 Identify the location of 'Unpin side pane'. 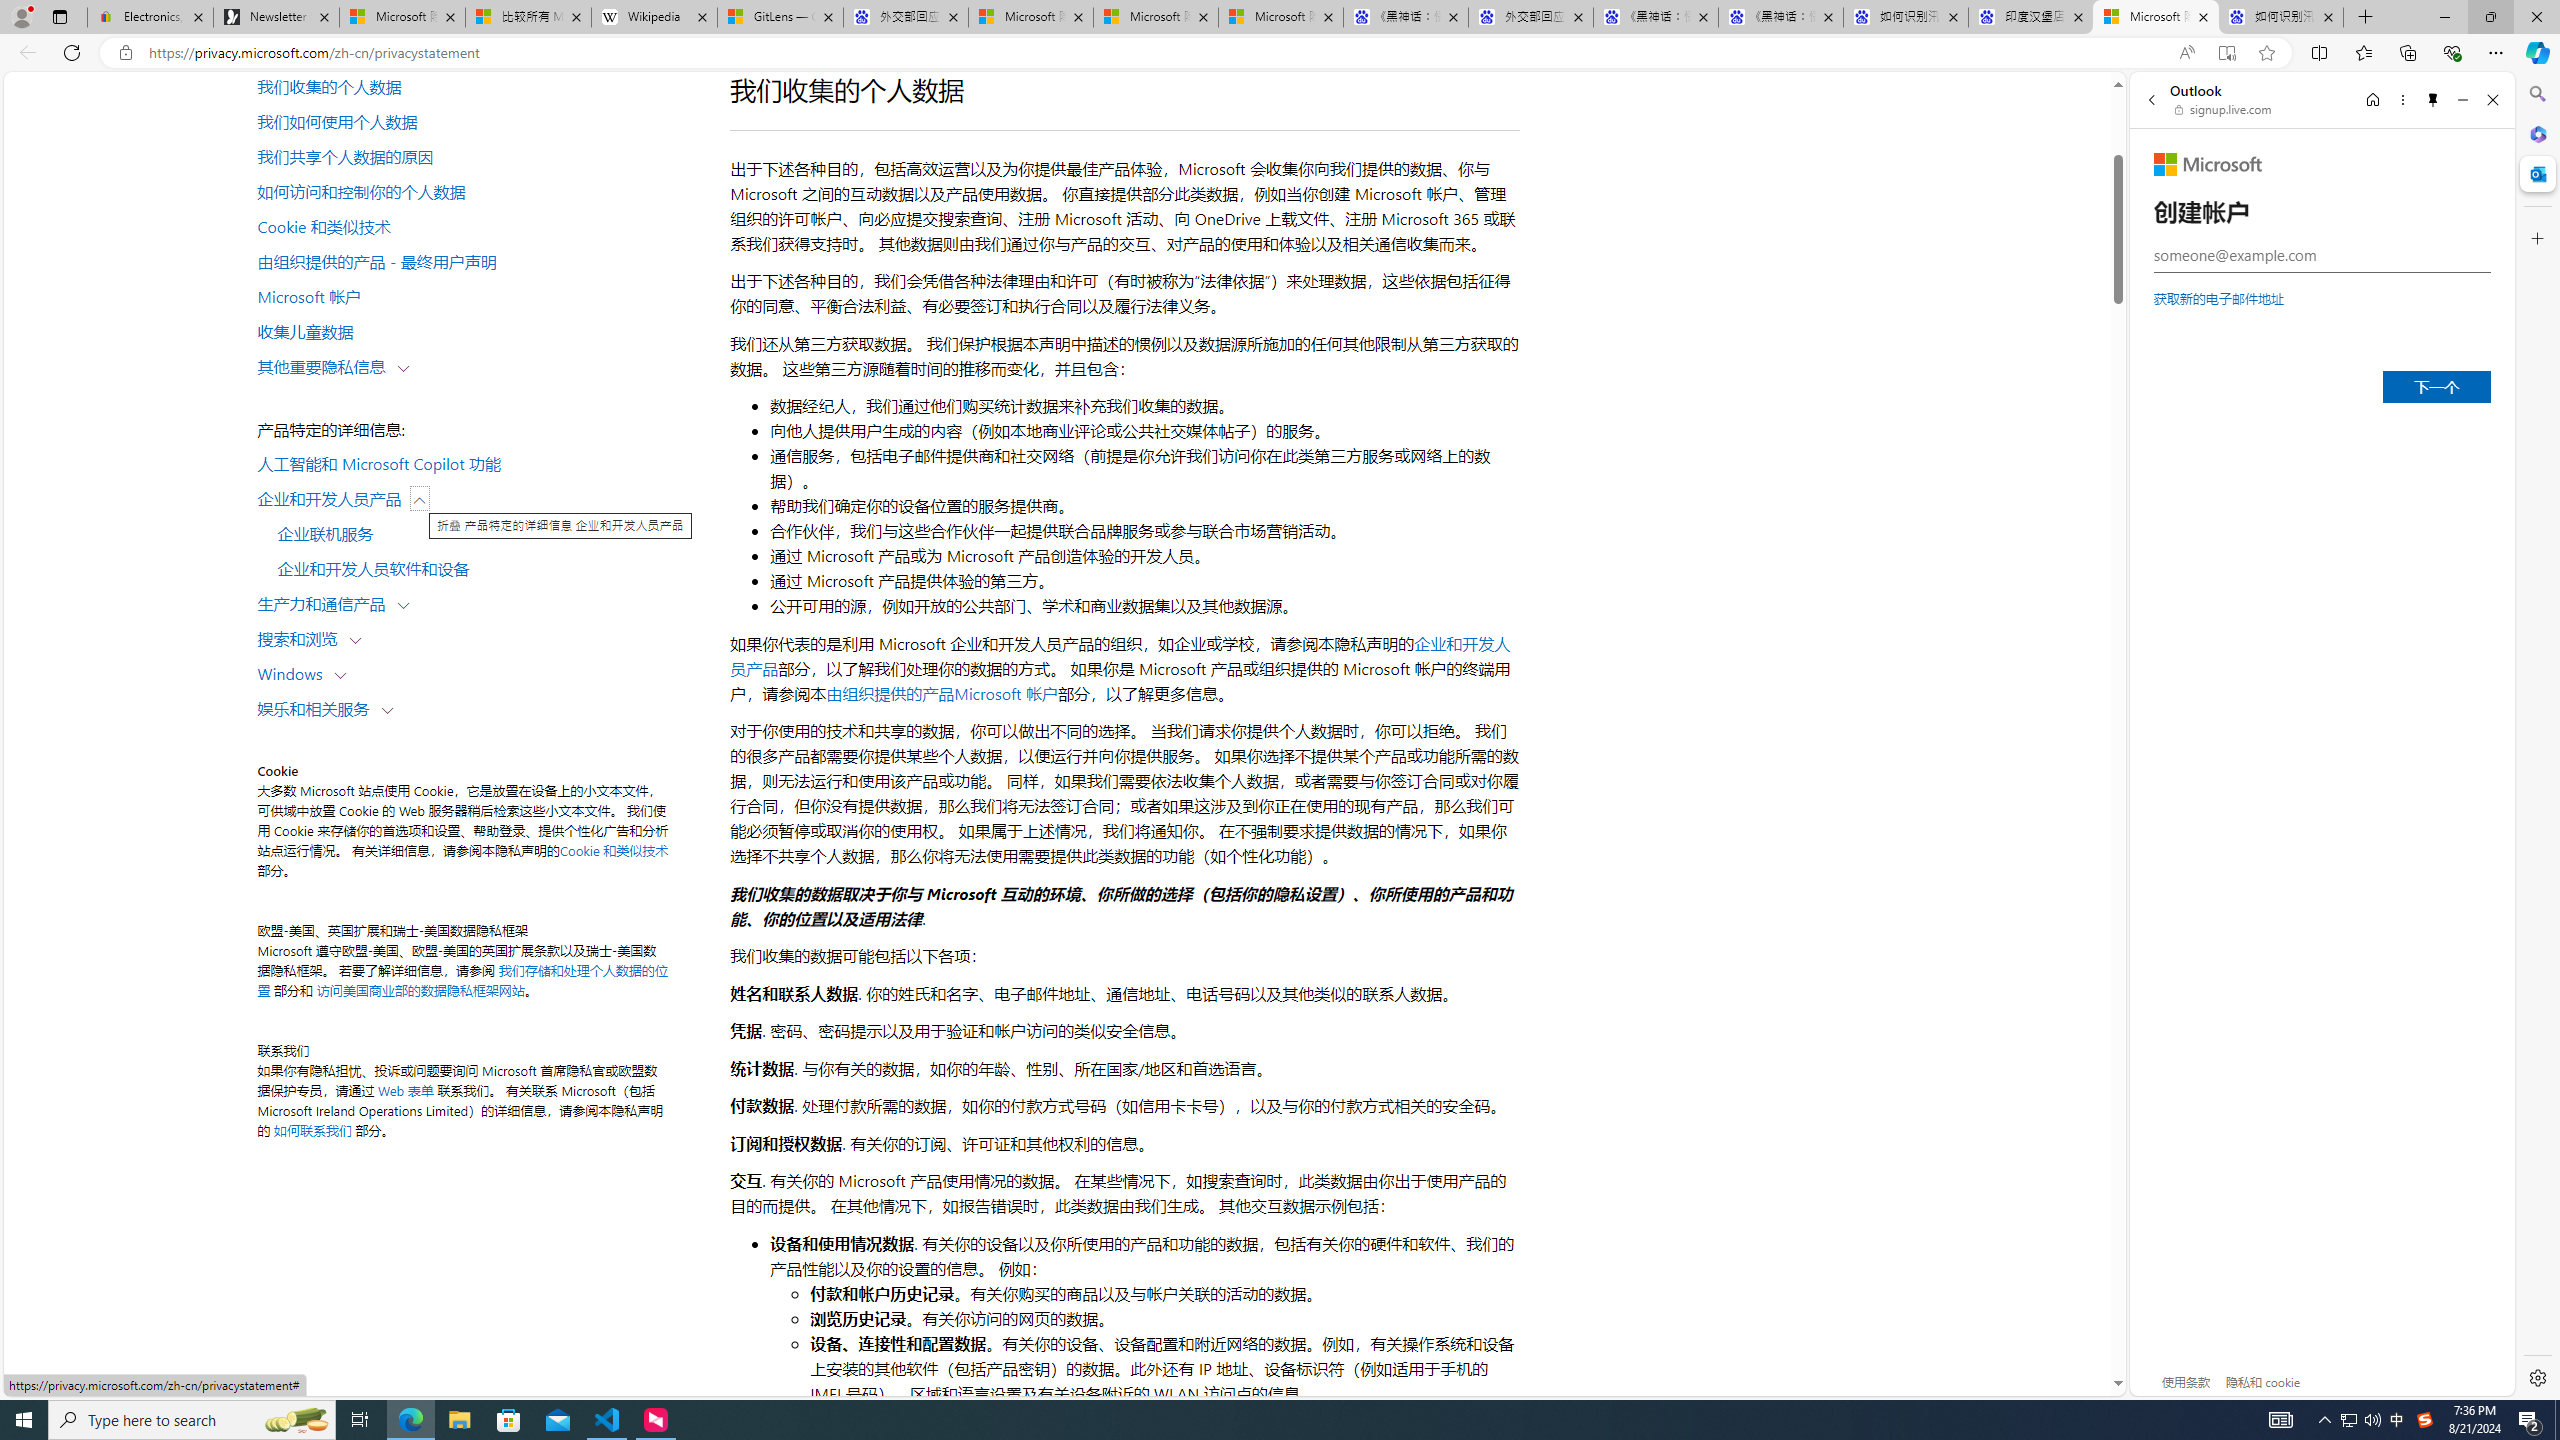
(2433, 99).